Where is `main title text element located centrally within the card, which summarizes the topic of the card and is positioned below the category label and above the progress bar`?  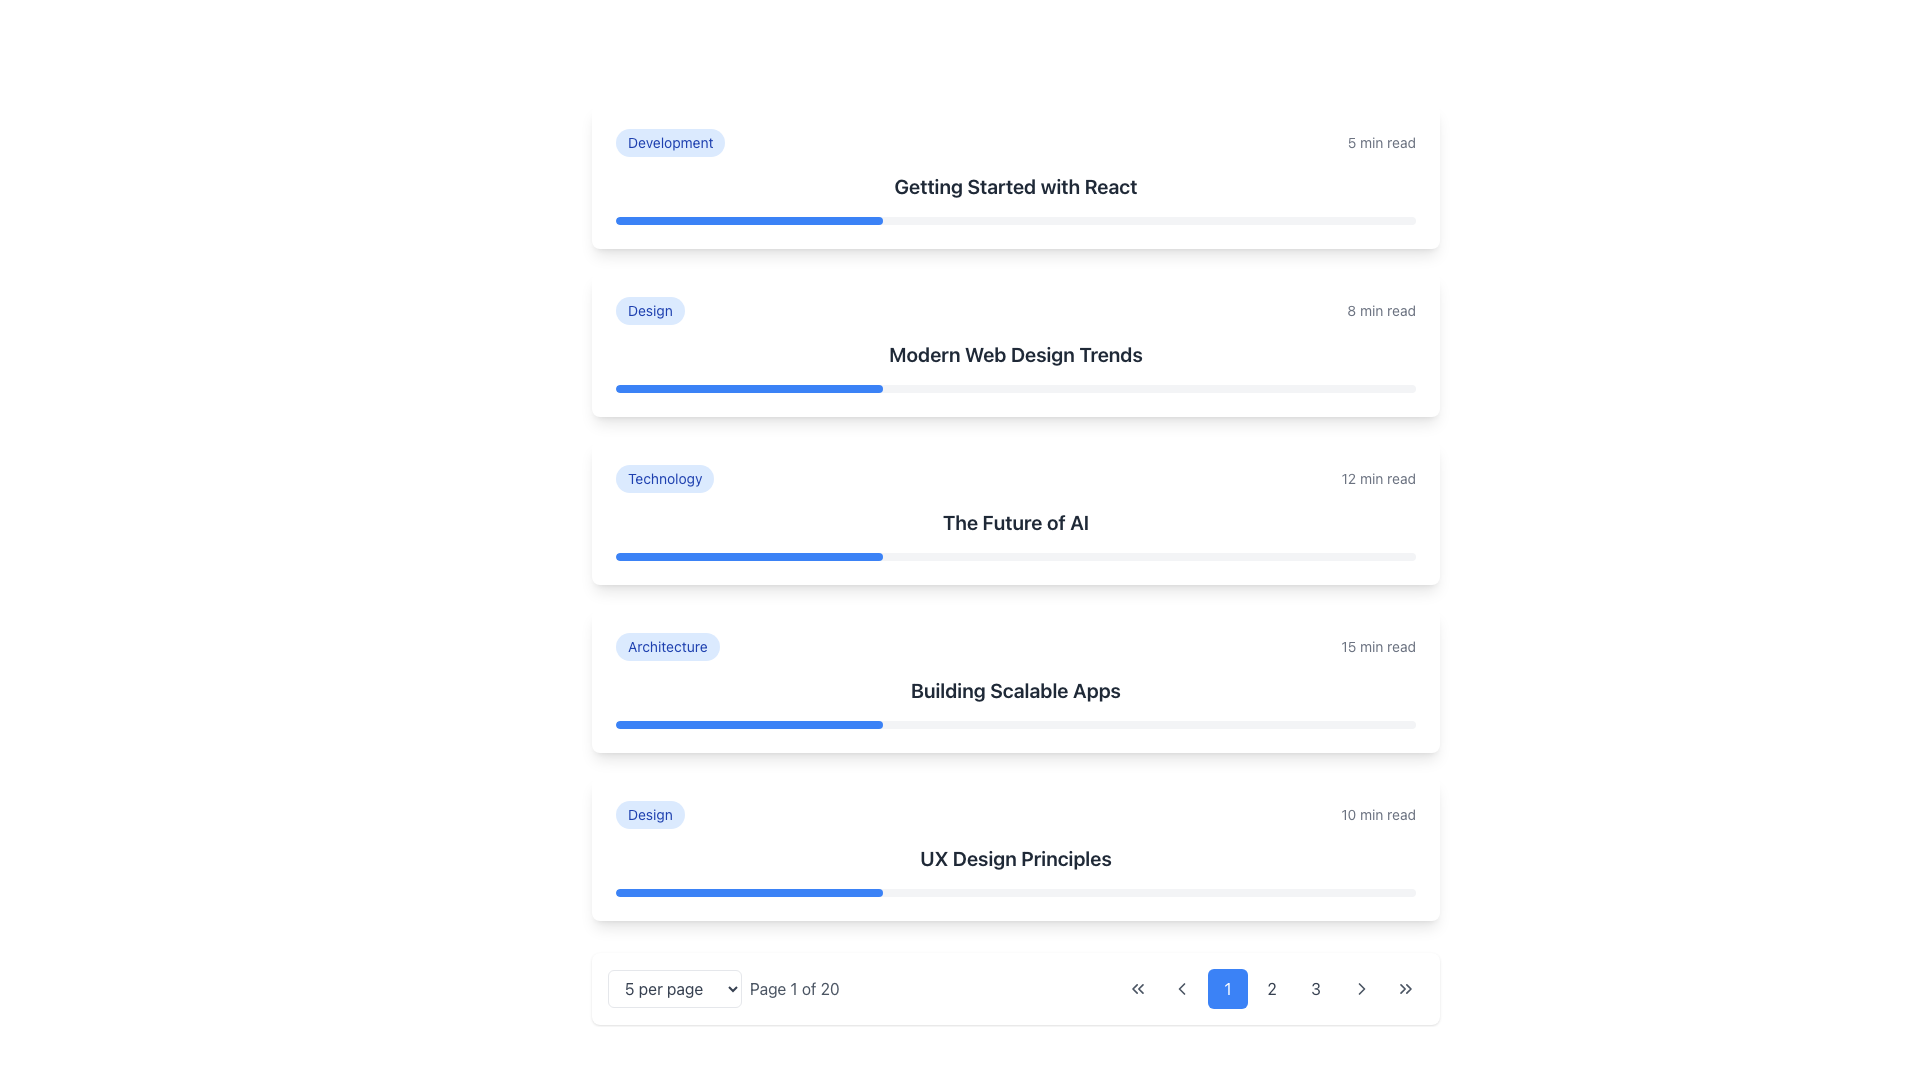 main title text element located centrally within the card, which summarizes the topic of the card and is positioned below the category label and above the progress bar is located at coordinates (1016, 522).